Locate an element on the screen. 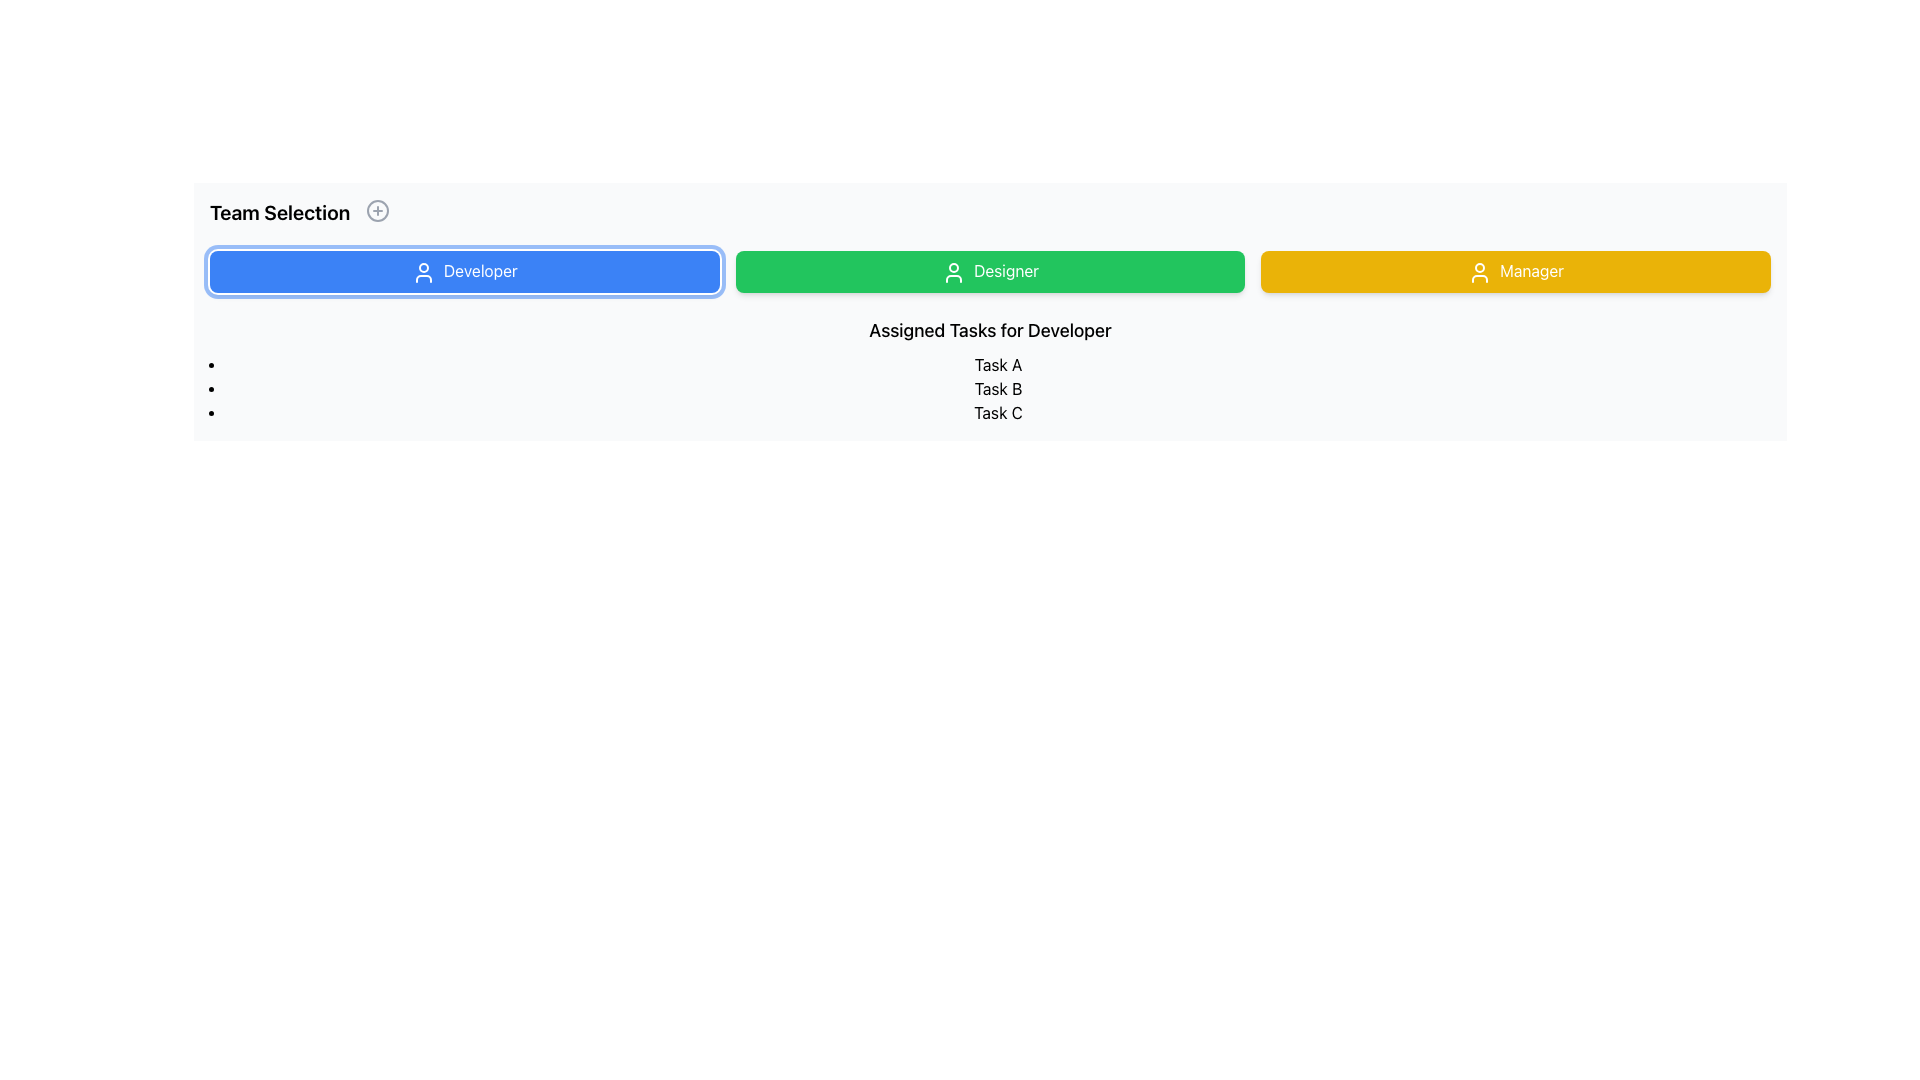 The width and height of the screenshot is (1920, 1080). the icon representing the user category or role related to the 'Developer' button, which is located to the left of the text 'Developer' is located at coordinates (422, 272).